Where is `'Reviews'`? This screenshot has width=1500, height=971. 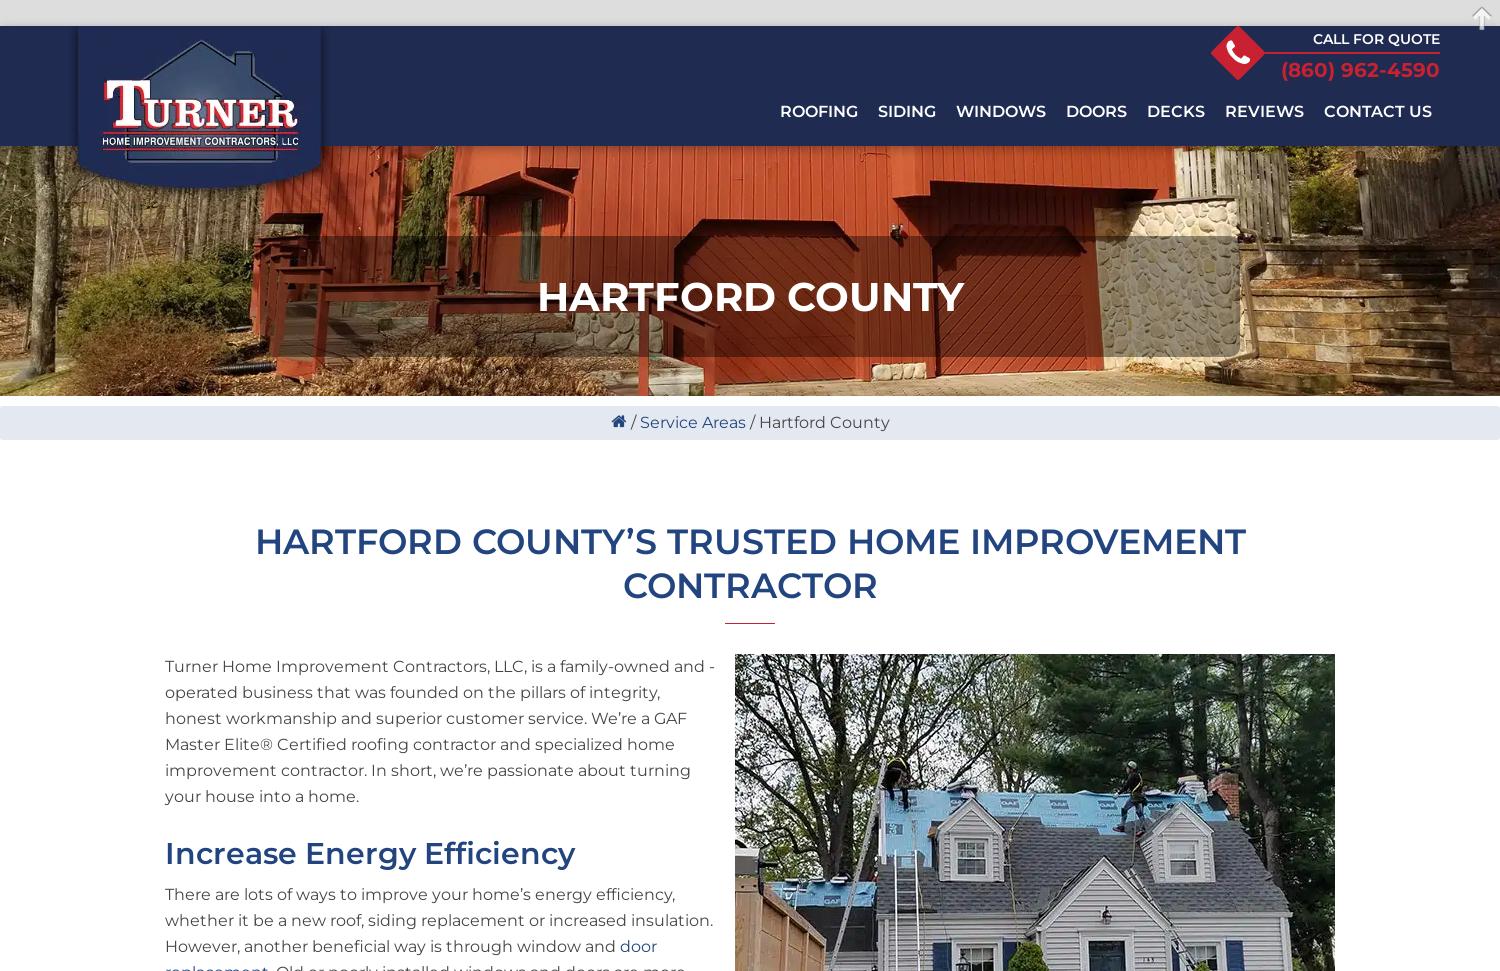
'Reviews' is located at coordinates (1264, 110).